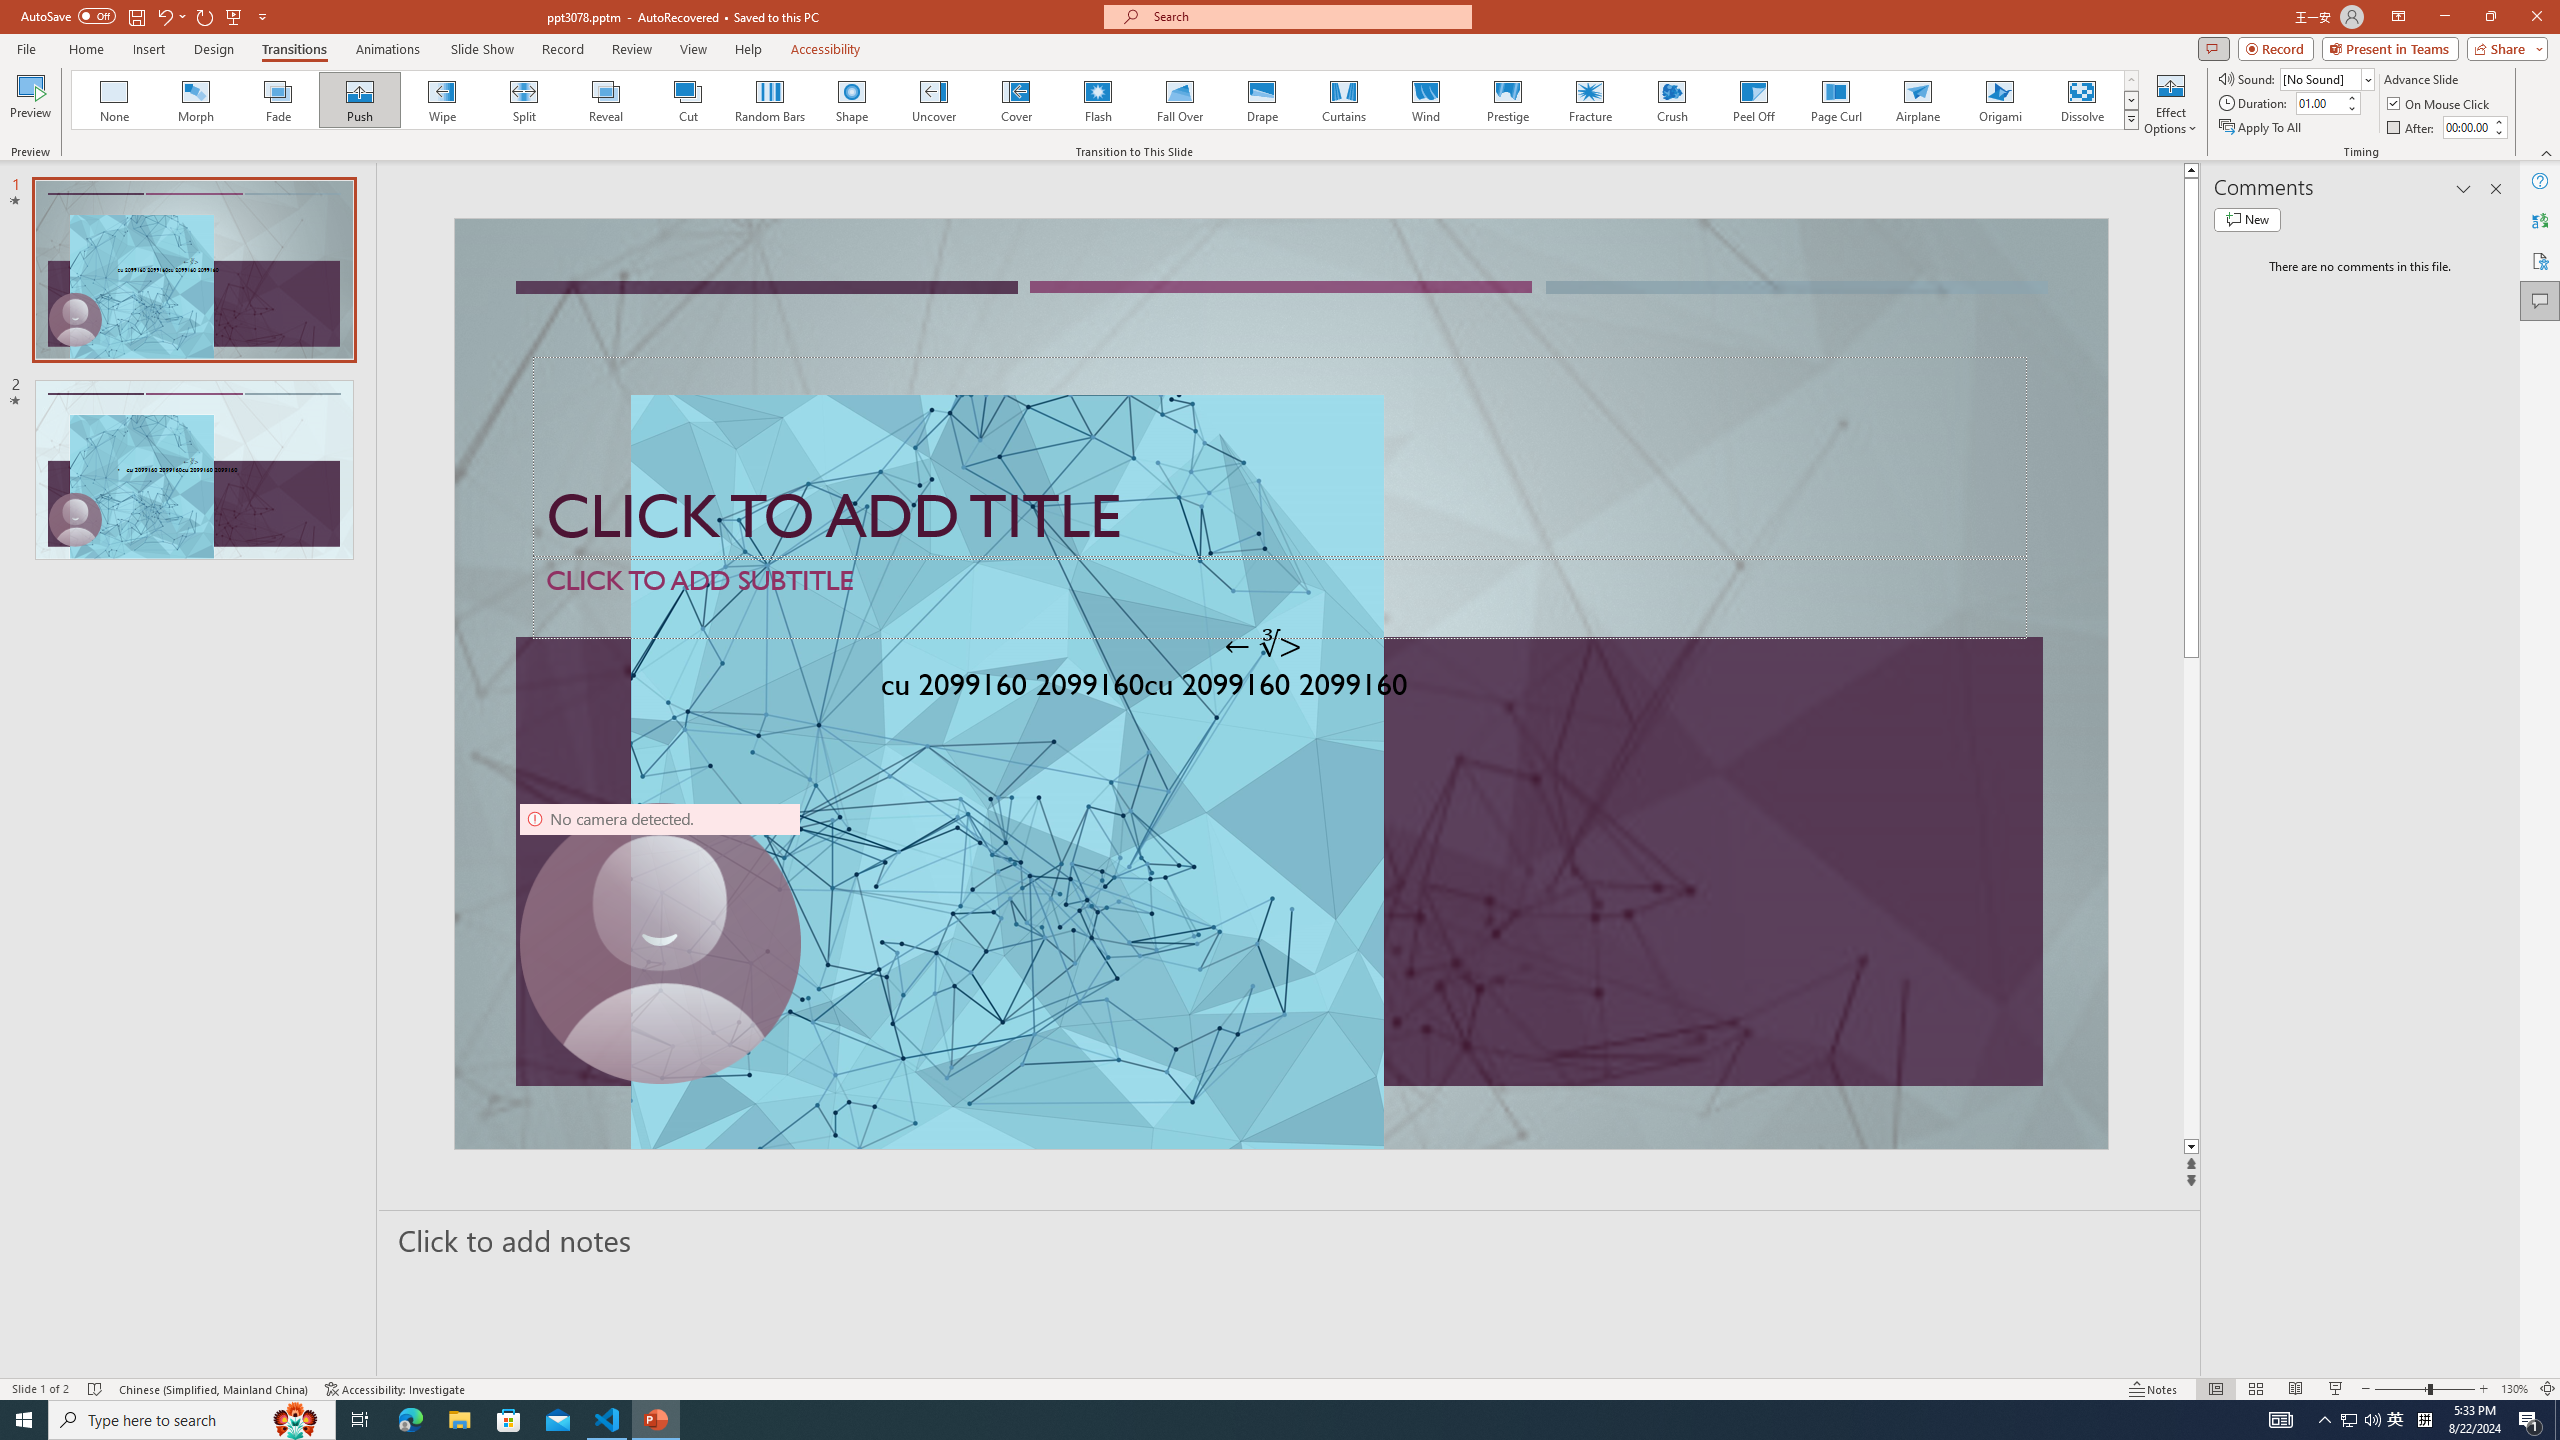 The width and height of the screenshot is (2560, 1440). I want to click on 'TextBox 7', so click(1263, 644).